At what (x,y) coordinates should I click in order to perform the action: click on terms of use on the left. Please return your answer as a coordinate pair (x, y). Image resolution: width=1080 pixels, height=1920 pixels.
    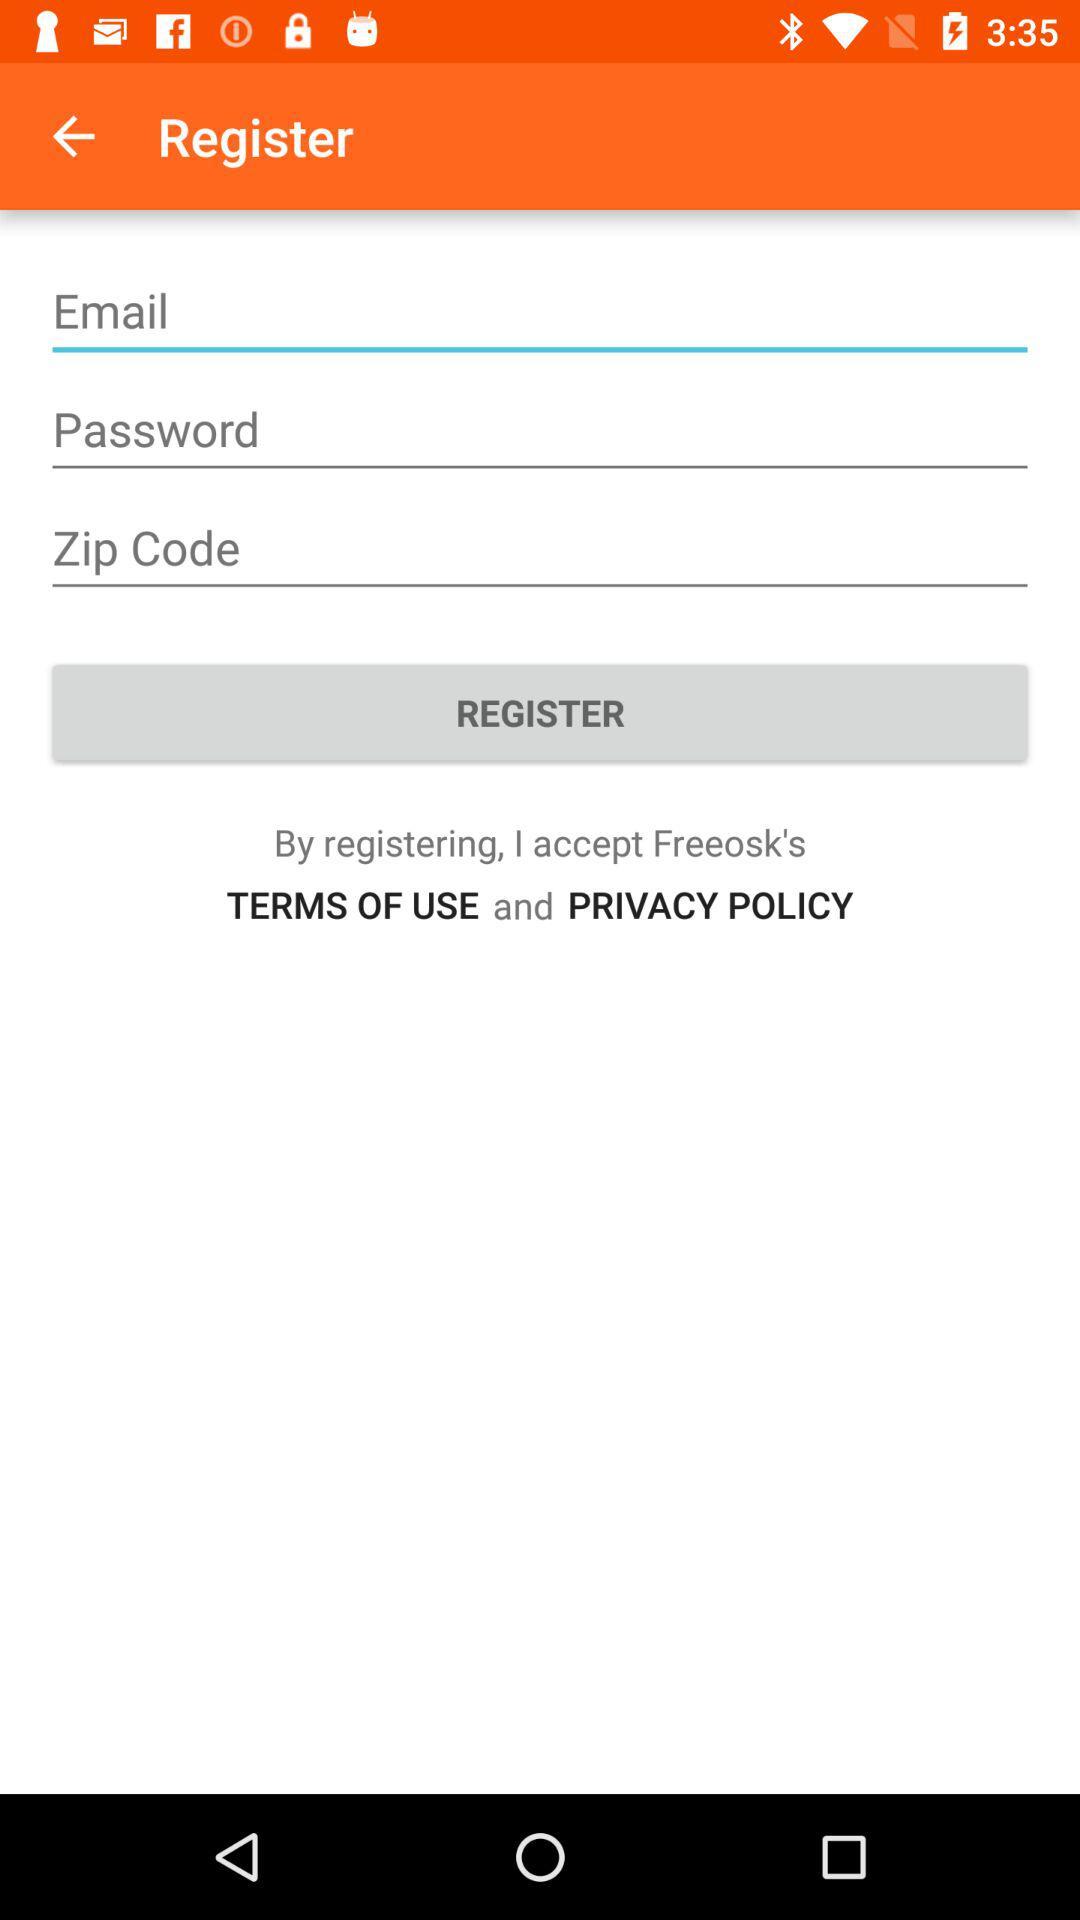
    Looking at the image, I should click on (351, 903).